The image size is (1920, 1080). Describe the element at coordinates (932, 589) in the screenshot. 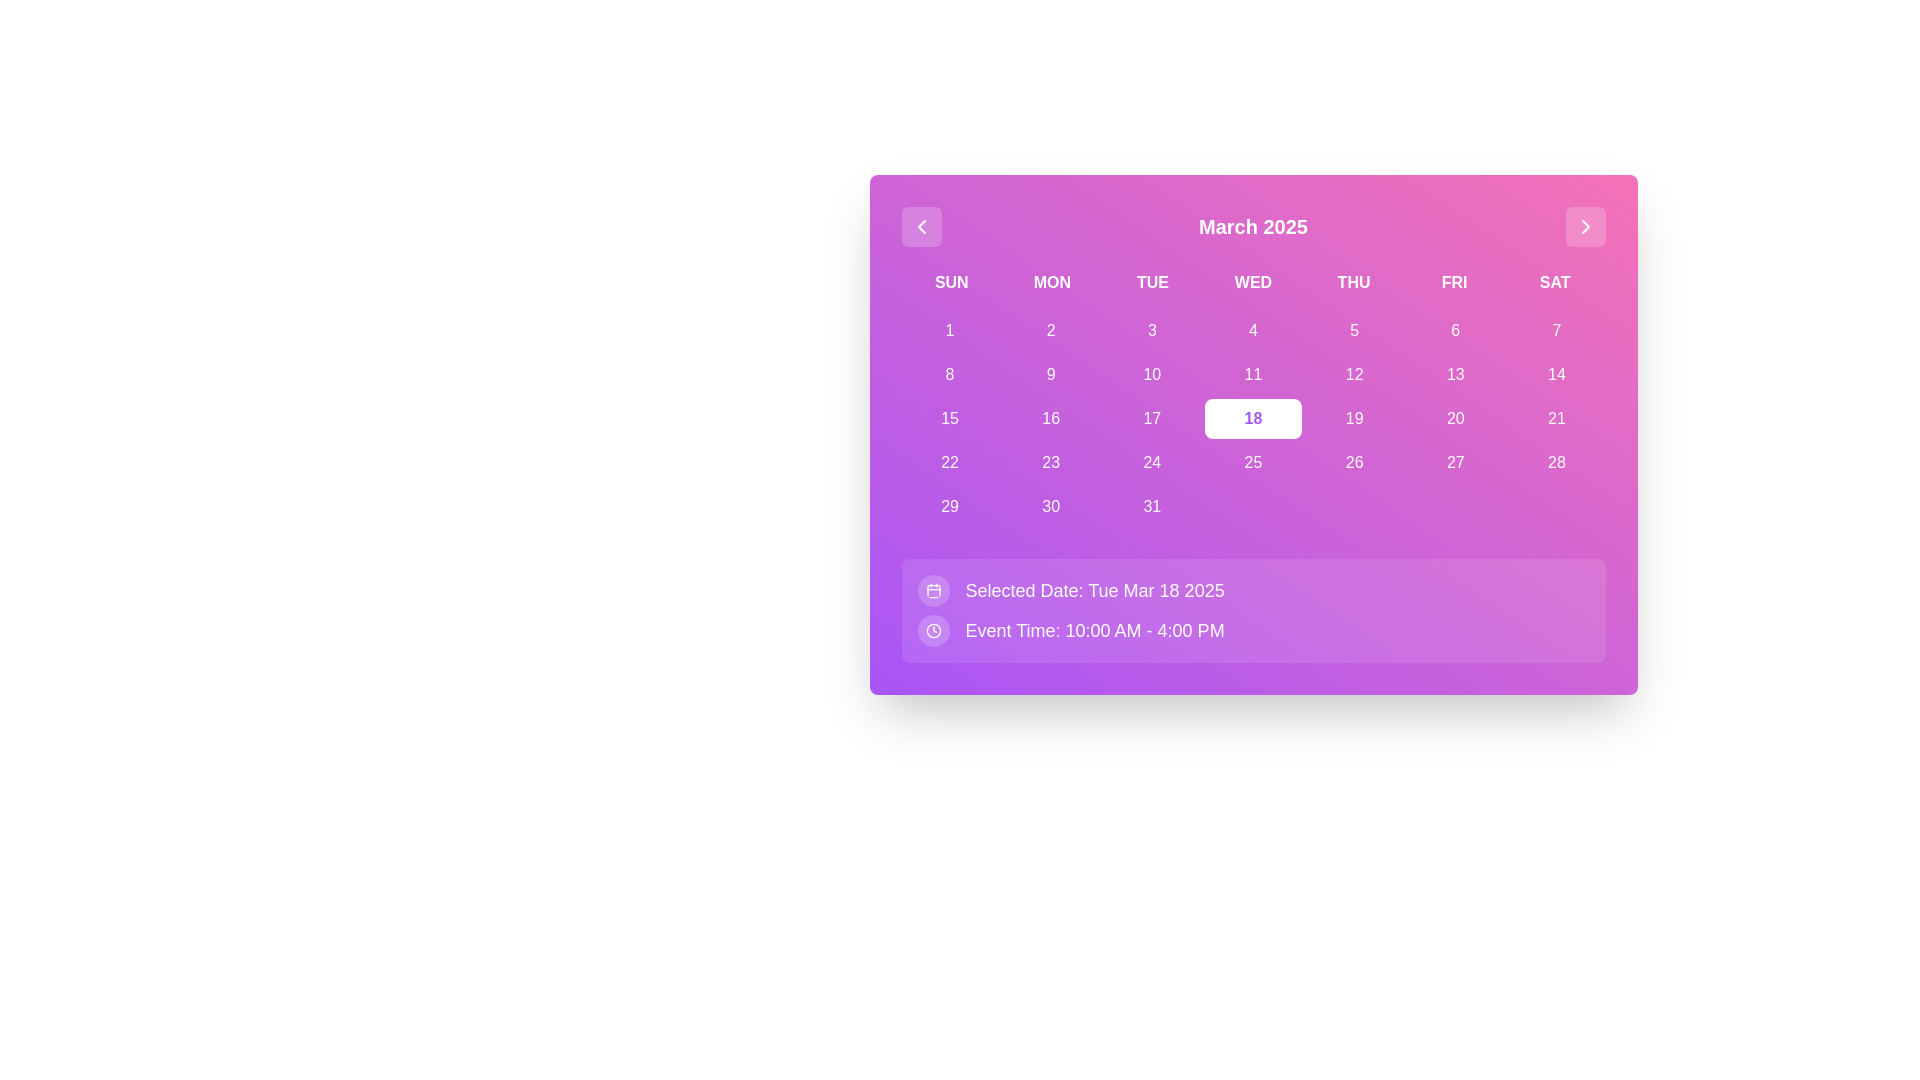

I see `the circular calendar icon with a white background and border, located to the left of the text 'Selected Date: Tue Mar 18 2025'` at that location.